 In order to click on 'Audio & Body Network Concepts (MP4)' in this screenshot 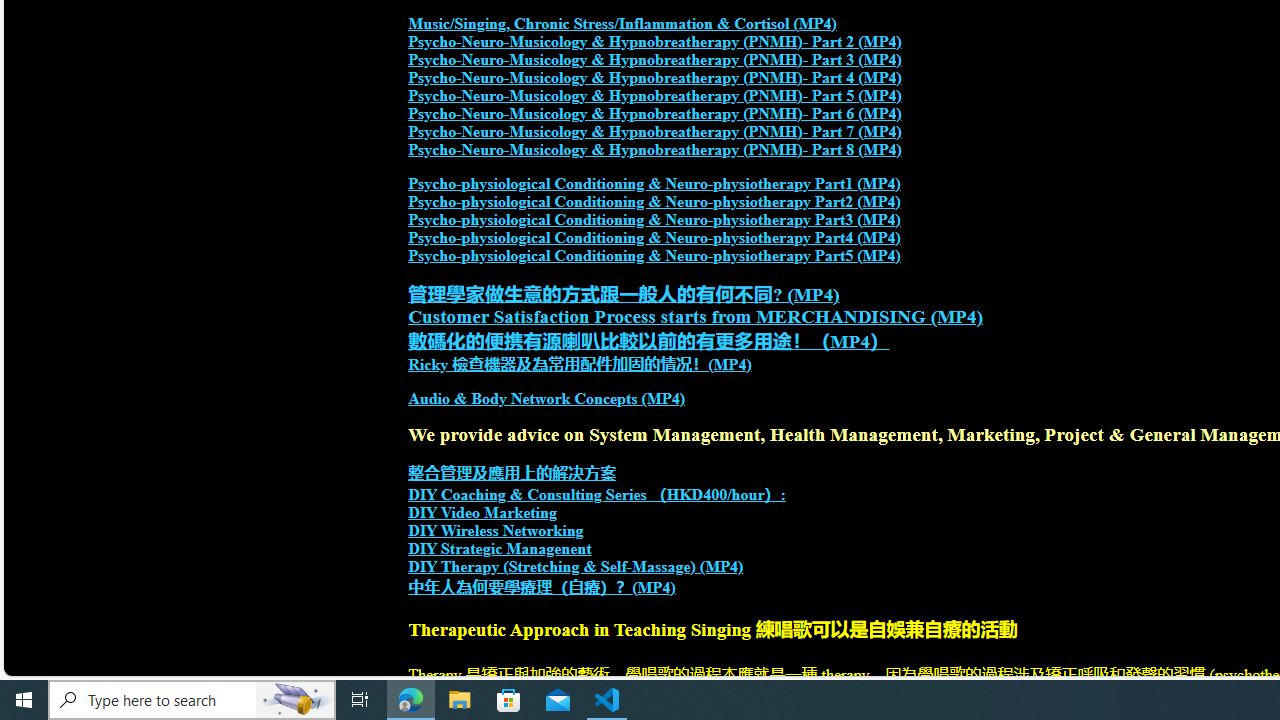, I will do `click(547, 399)`.